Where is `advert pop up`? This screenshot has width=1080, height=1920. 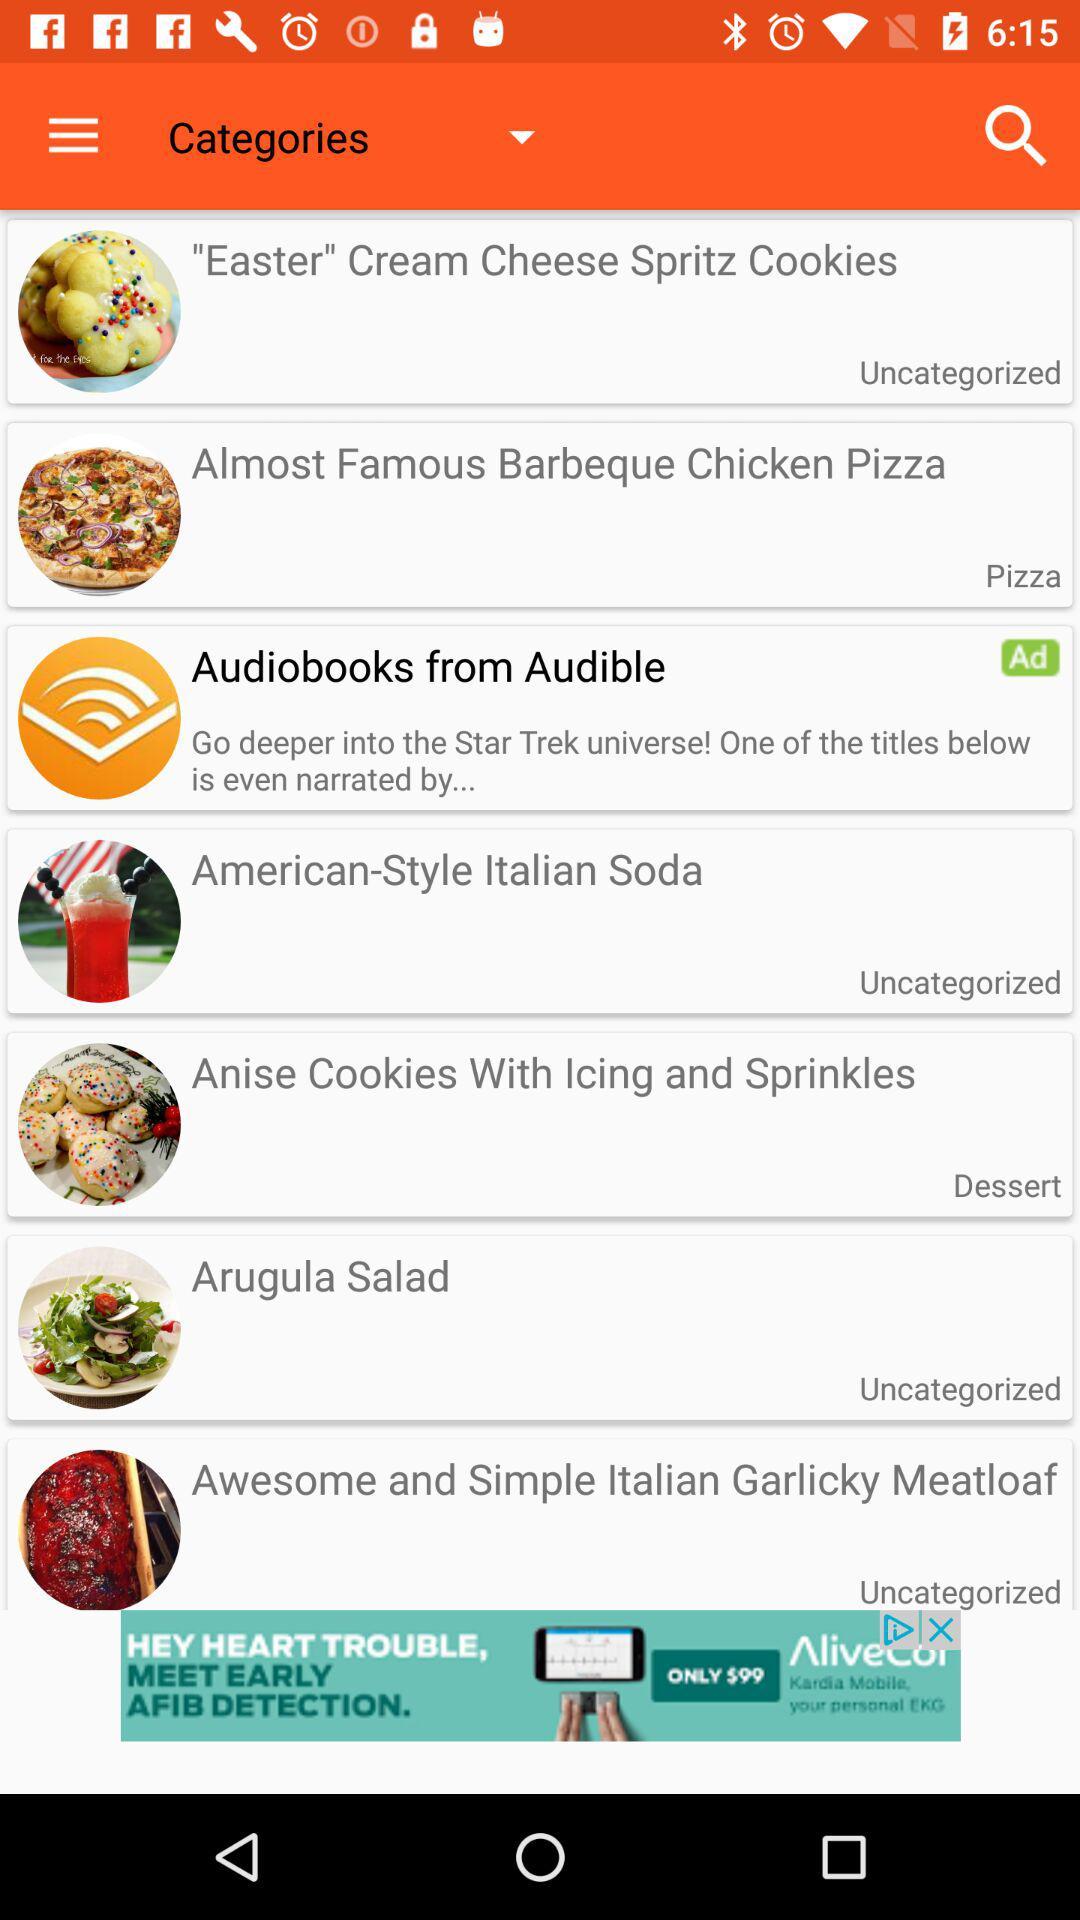 advert pop up is located at coordinates (540, 1701).